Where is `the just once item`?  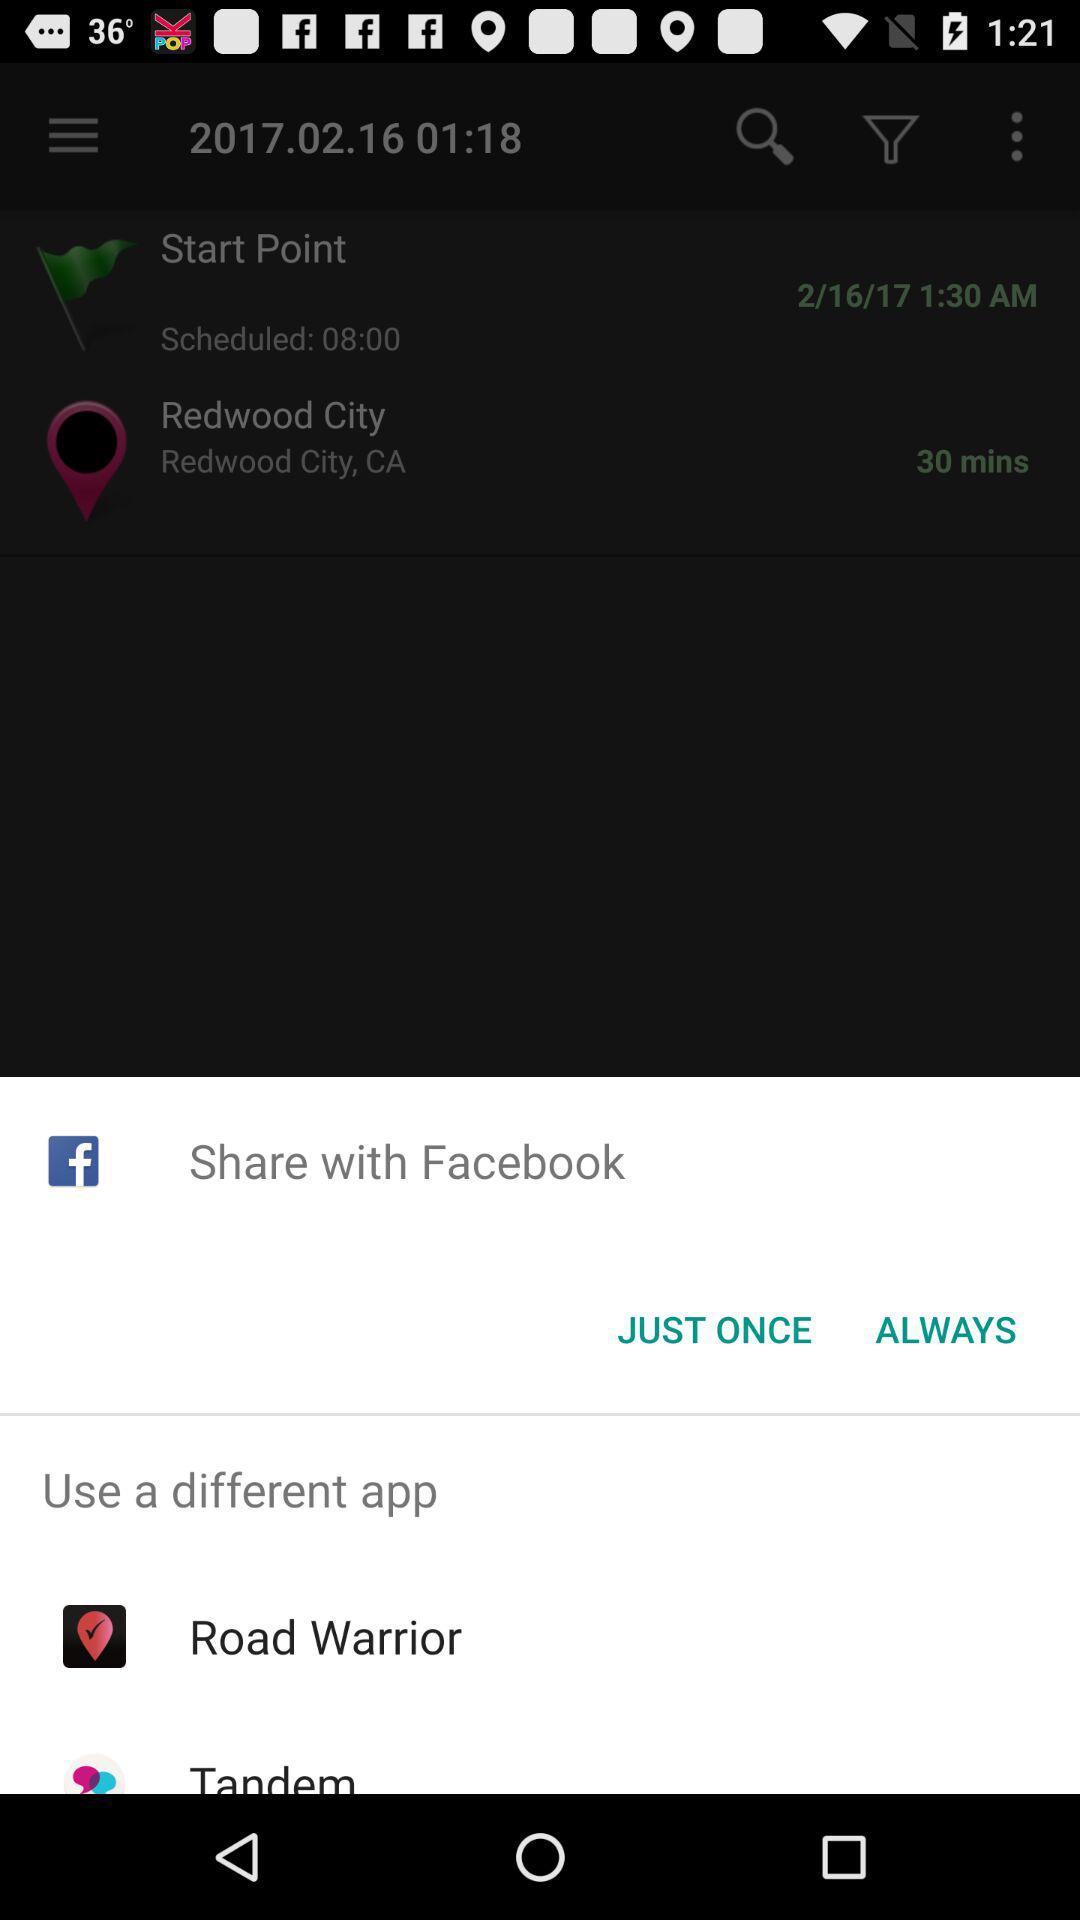 the just once item is located at coordinates (713, 1329).